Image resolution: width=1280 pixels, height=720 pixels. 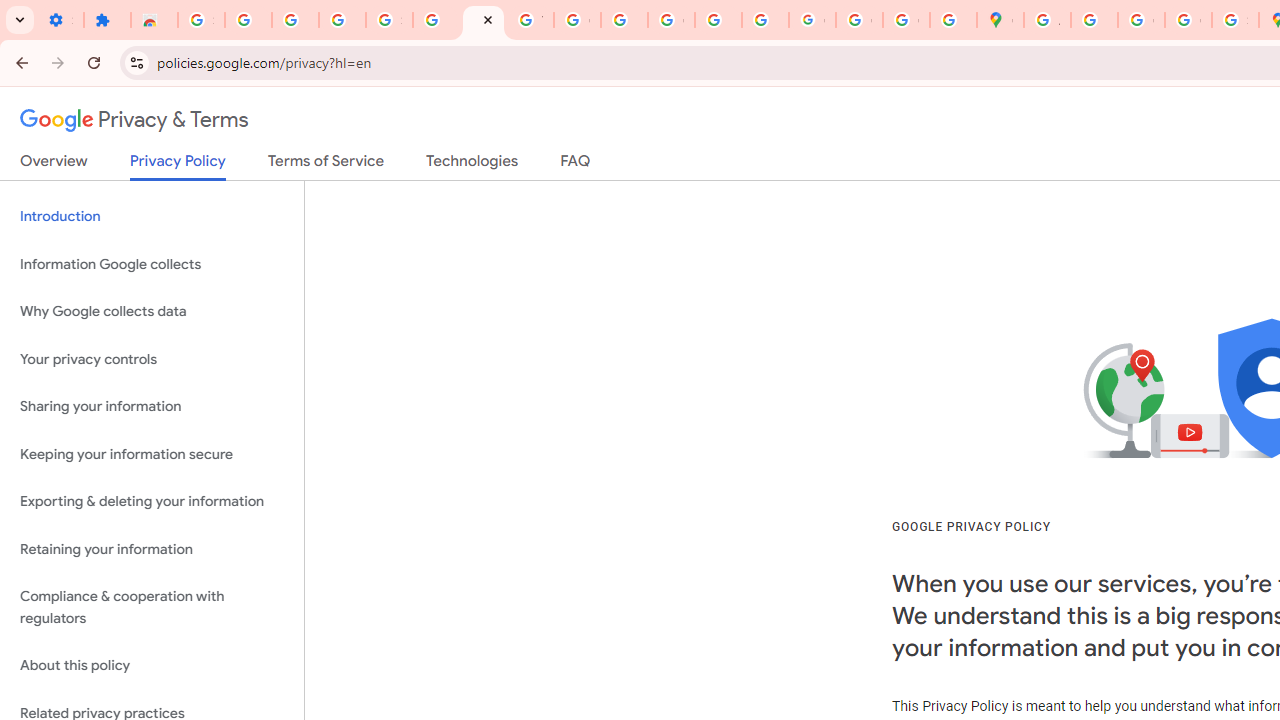 I want to click on 'Retaining your information', so click(x=151, y=549).